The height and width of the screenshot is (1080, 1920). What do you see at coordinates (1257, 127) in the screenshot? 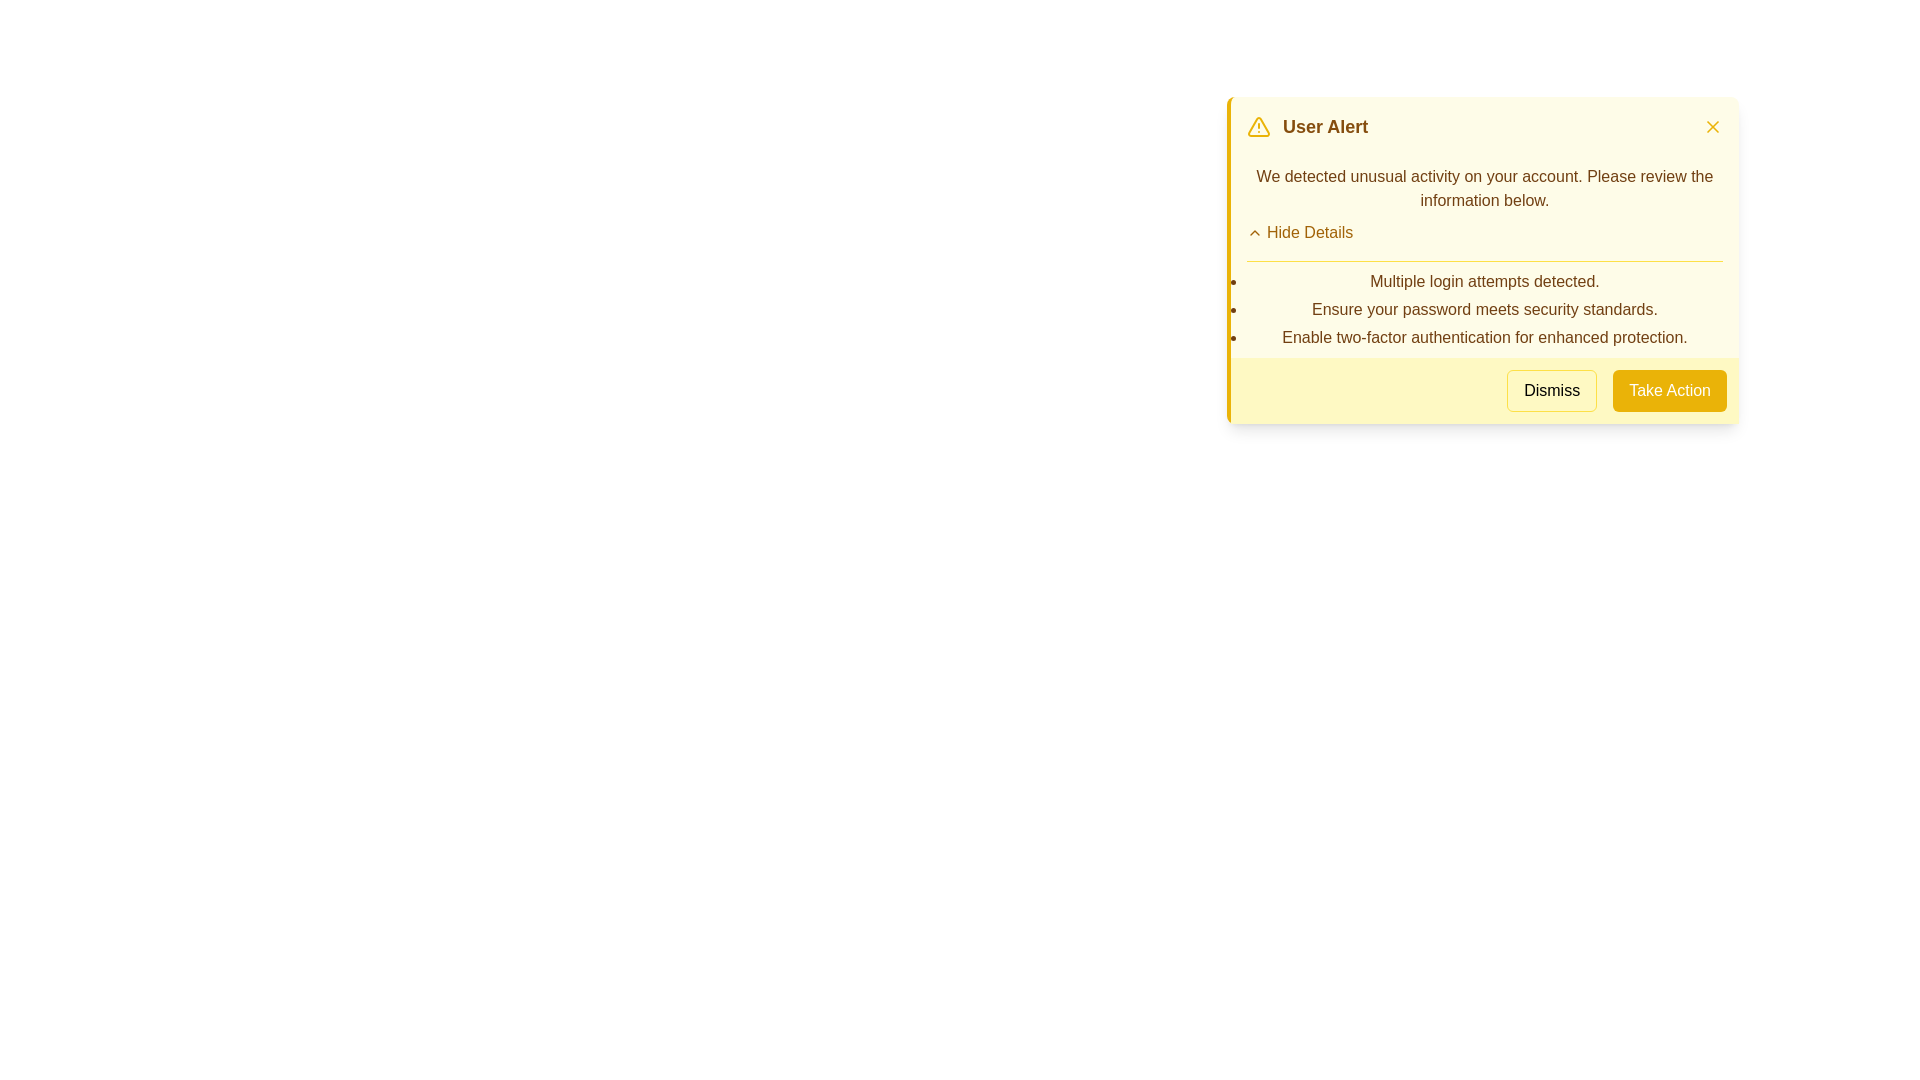
I see `the warning icon located at the top-left corner of the alert dialog, preceding the heading text 'User Alert'` at bounding box center [1257, 127].